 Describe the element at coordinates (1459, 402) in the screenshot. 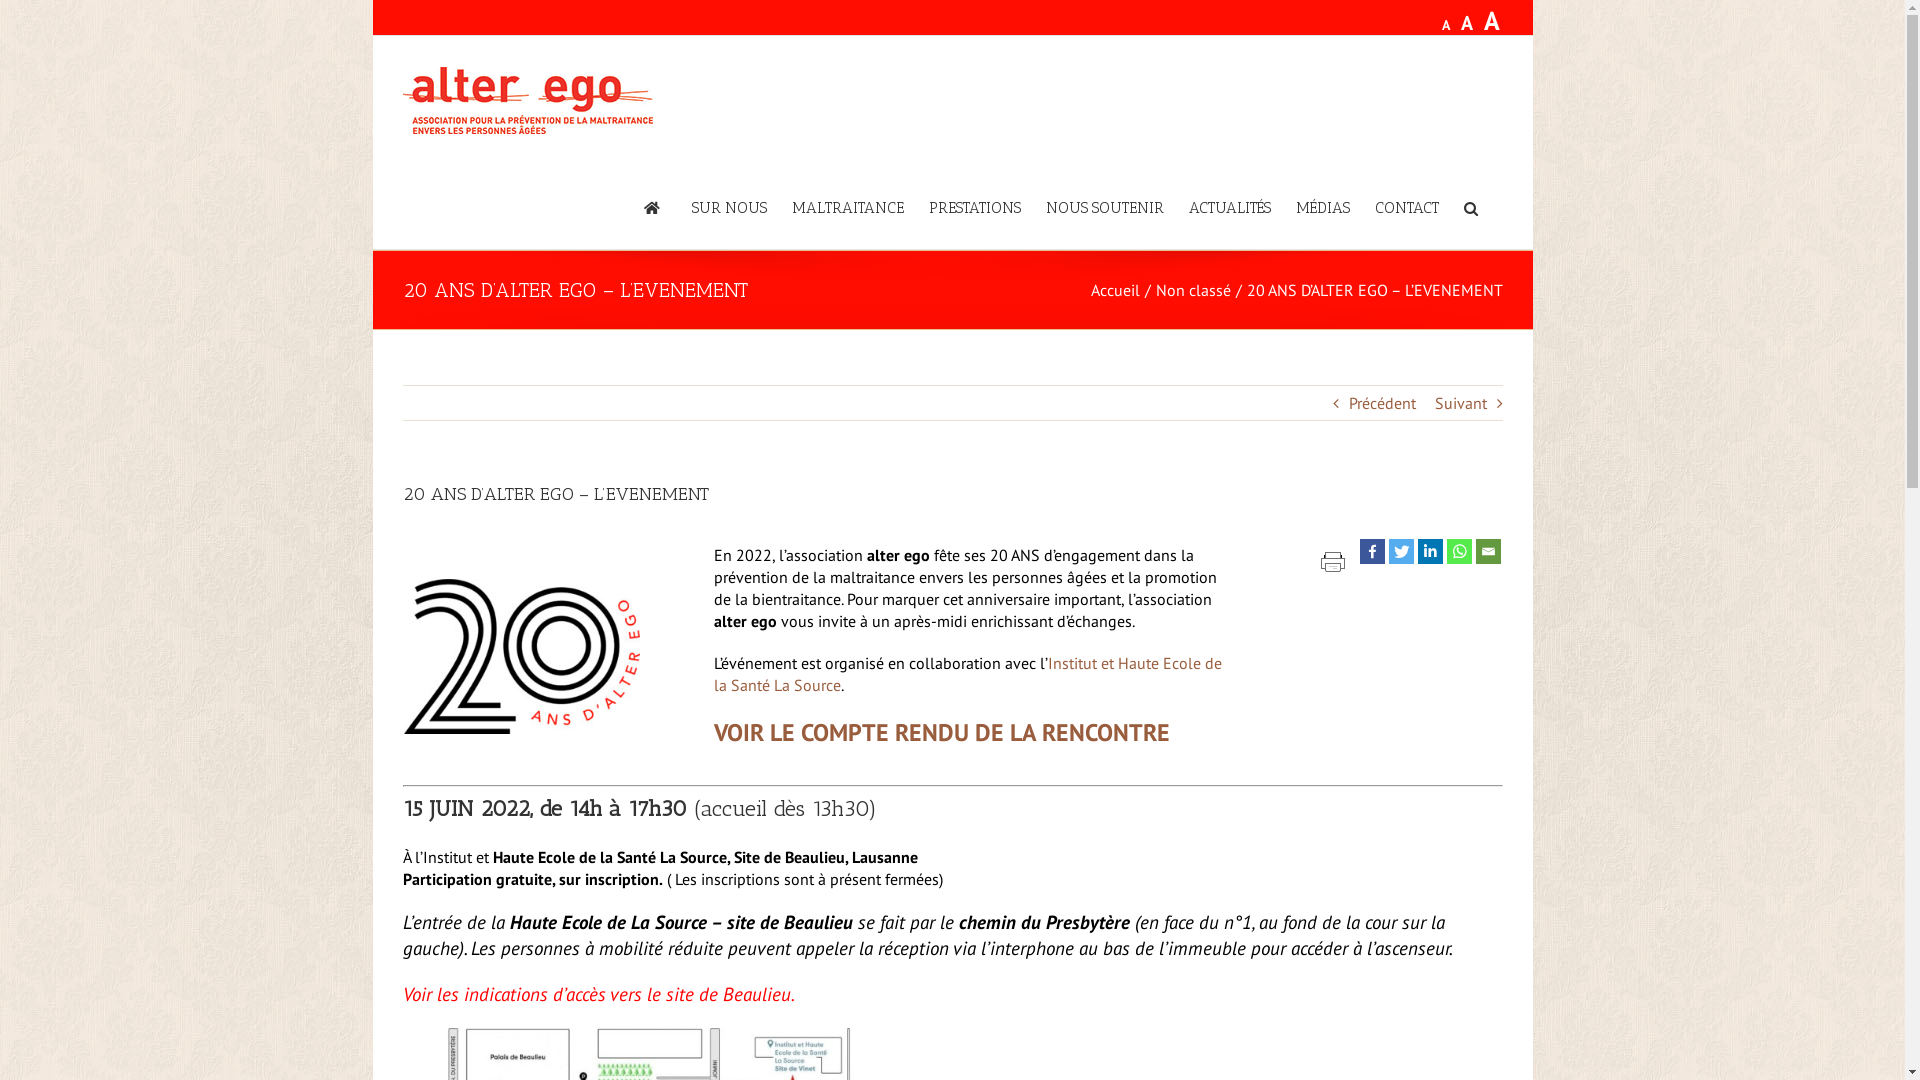

I see `'Suivant'` at that location.